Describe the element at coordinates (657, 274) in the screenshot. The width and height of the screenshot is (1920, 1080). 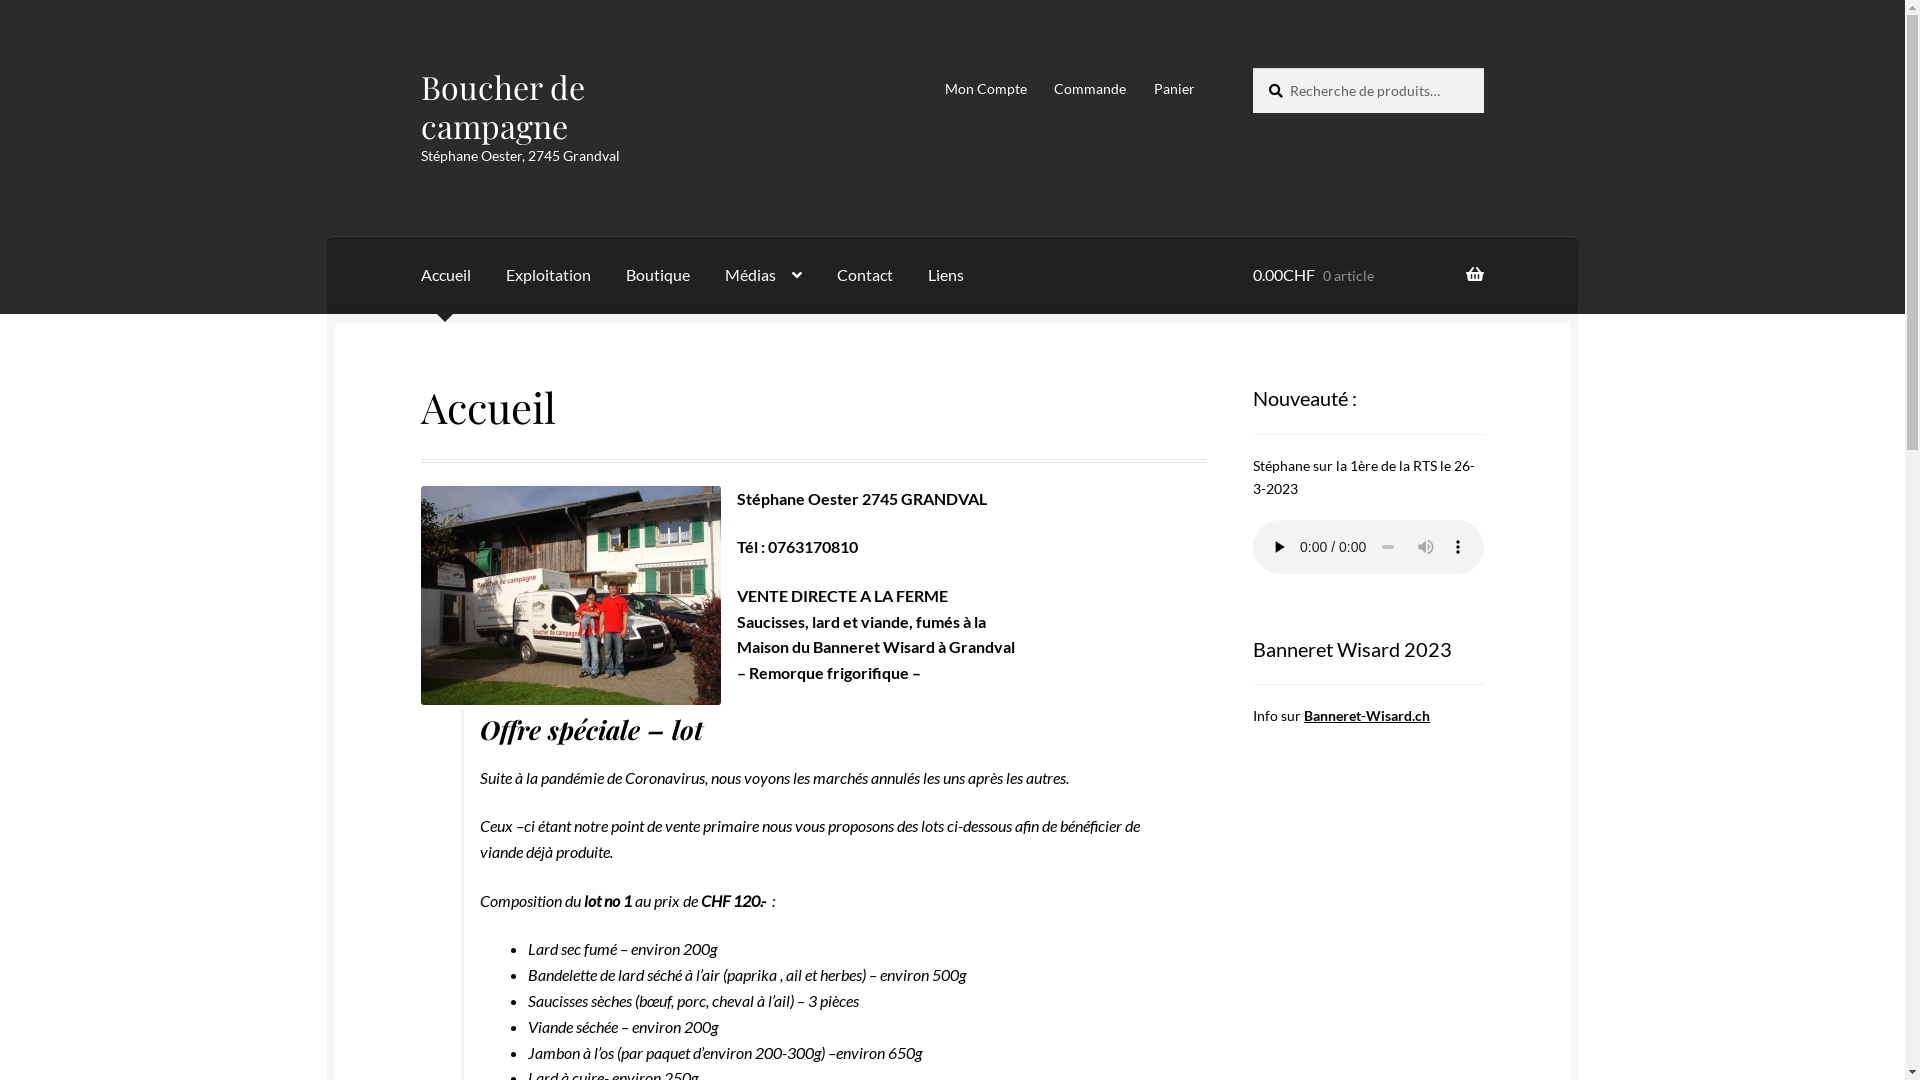
I see `'Boutique'` at that location.